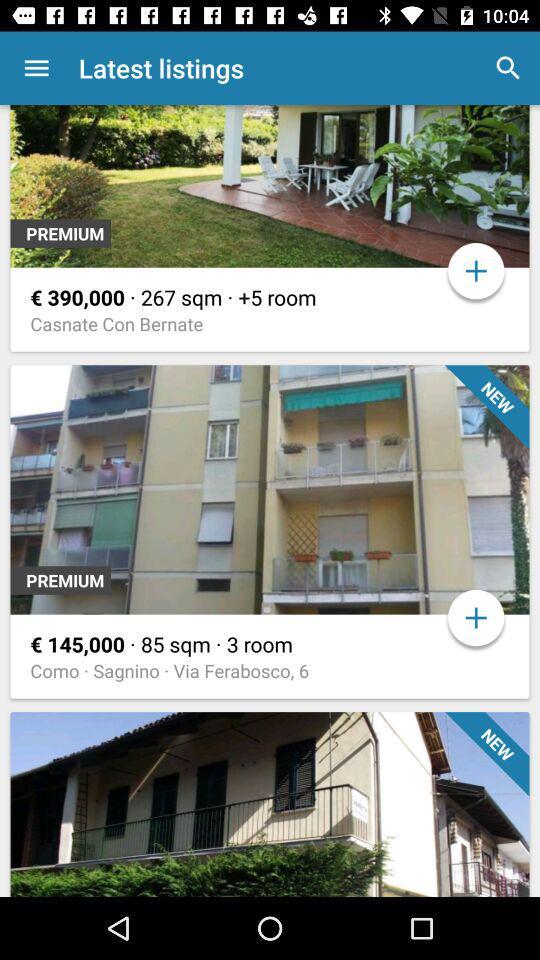  What do you see at coordinates (36, 68) in the screenshot?
I see `app next to the latest listings app` at bounding box center [36, 68].